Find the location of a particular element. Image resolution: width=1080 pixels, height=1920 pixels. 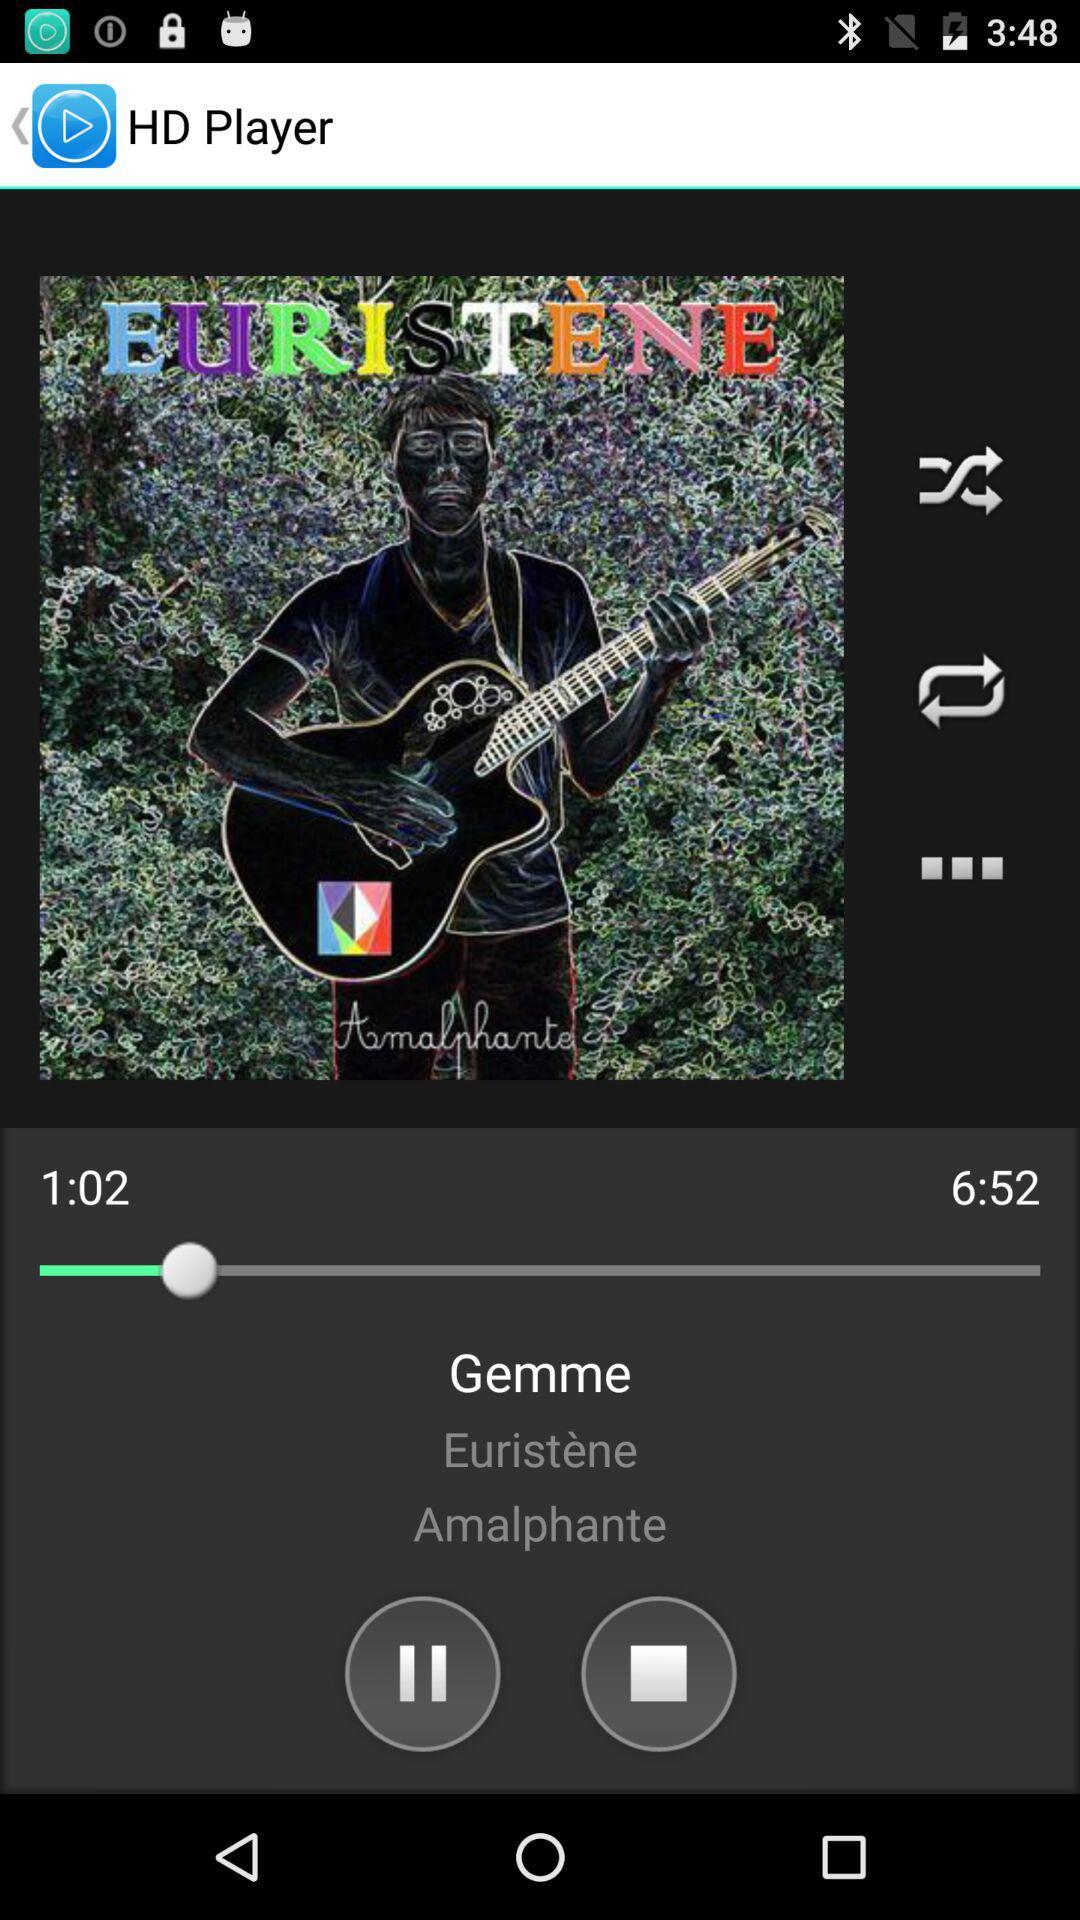

amalphante item is located at coordinates (540, 1521).